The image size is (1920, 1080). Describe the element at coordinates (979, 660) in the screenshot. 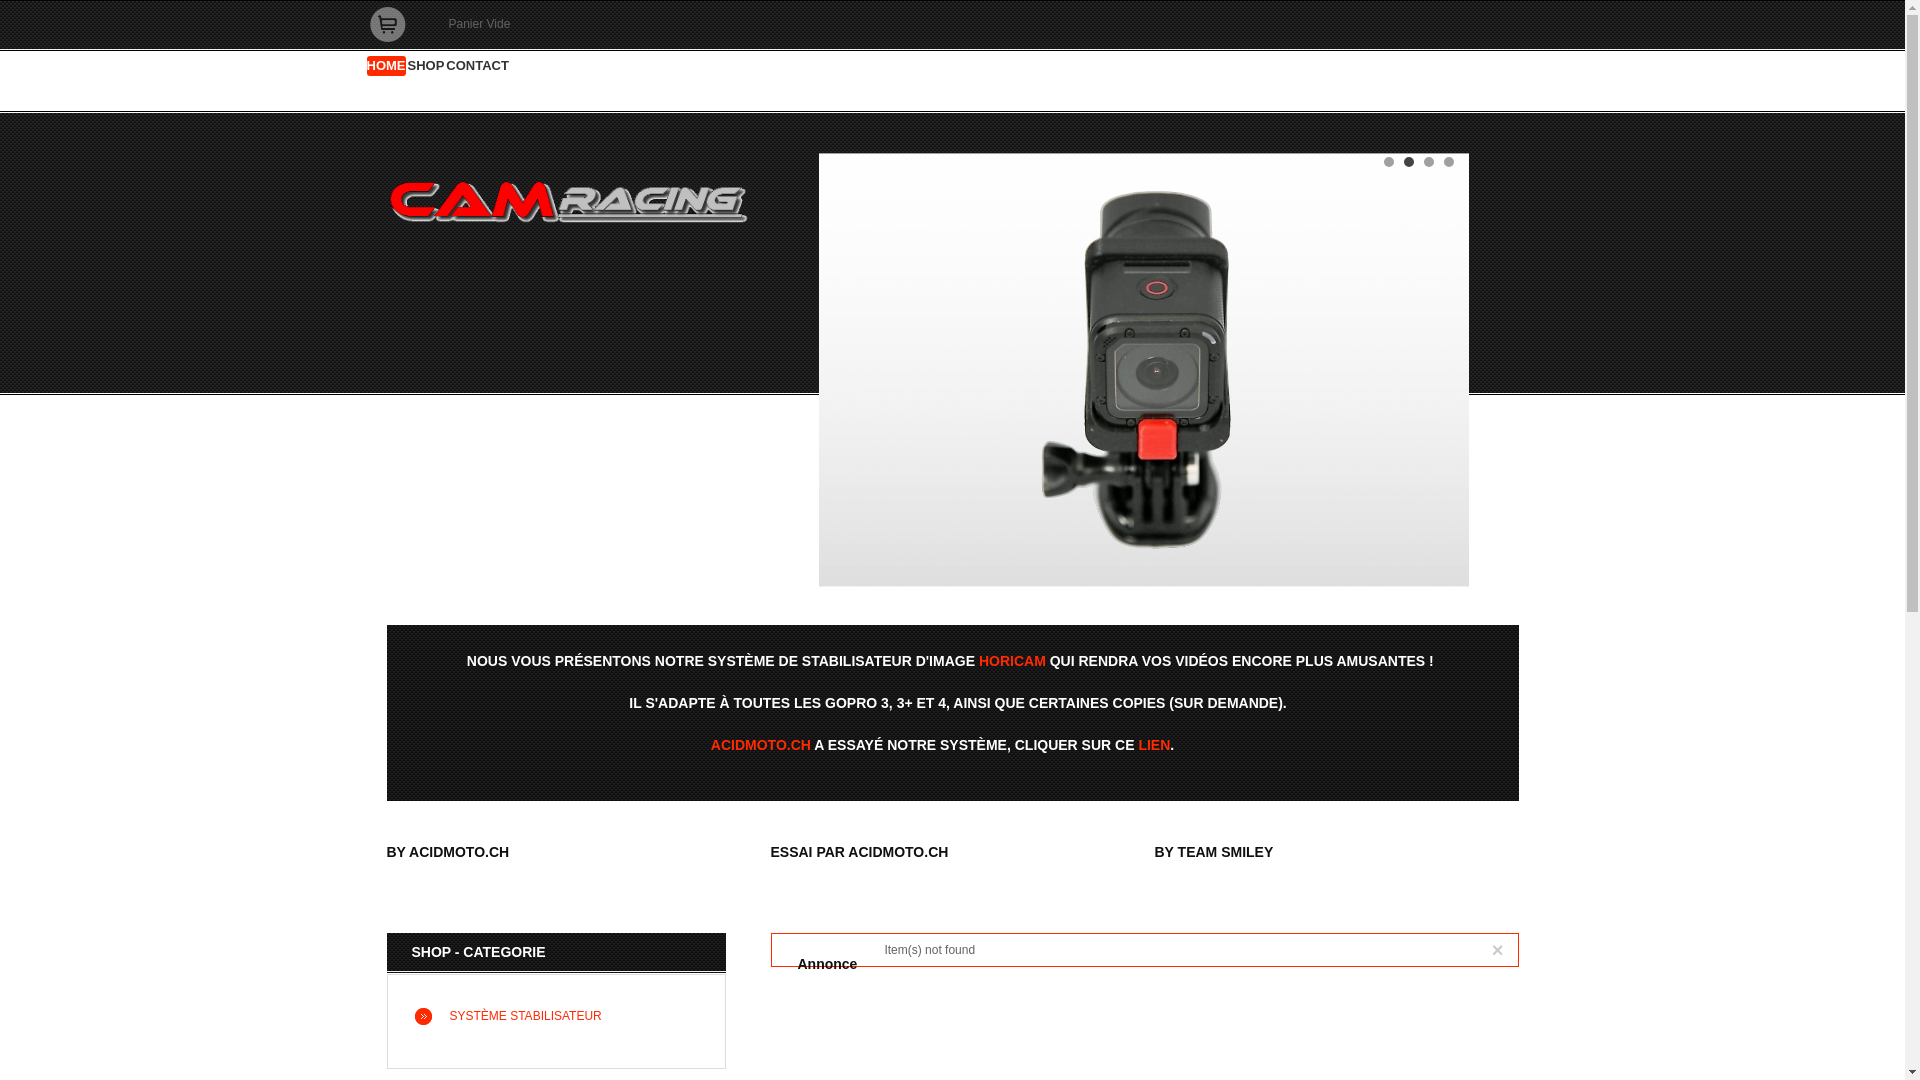

I see `'HORICAM'` at that location.